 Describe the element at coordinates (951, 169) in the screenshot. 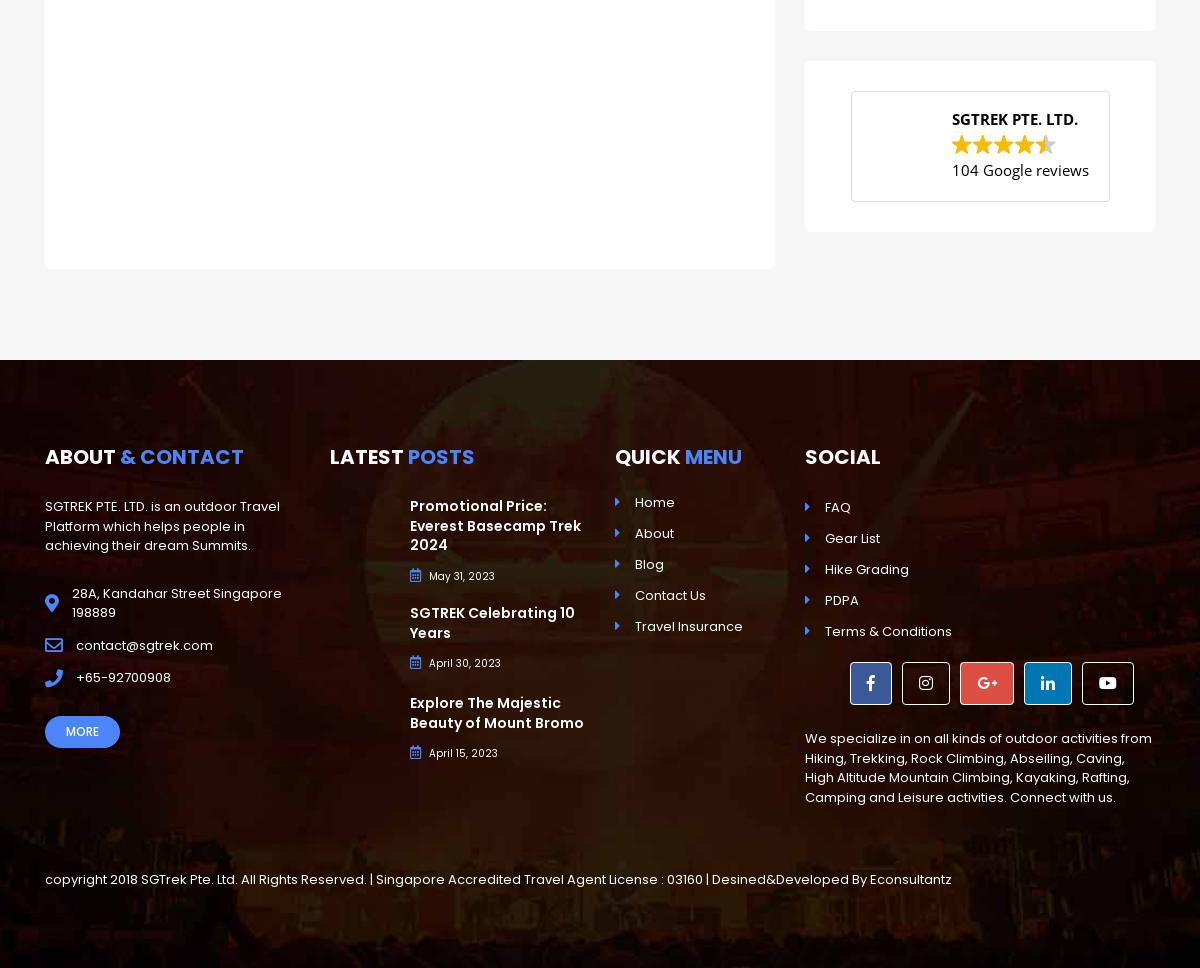

I see `'104 Google reviews'` at that location.